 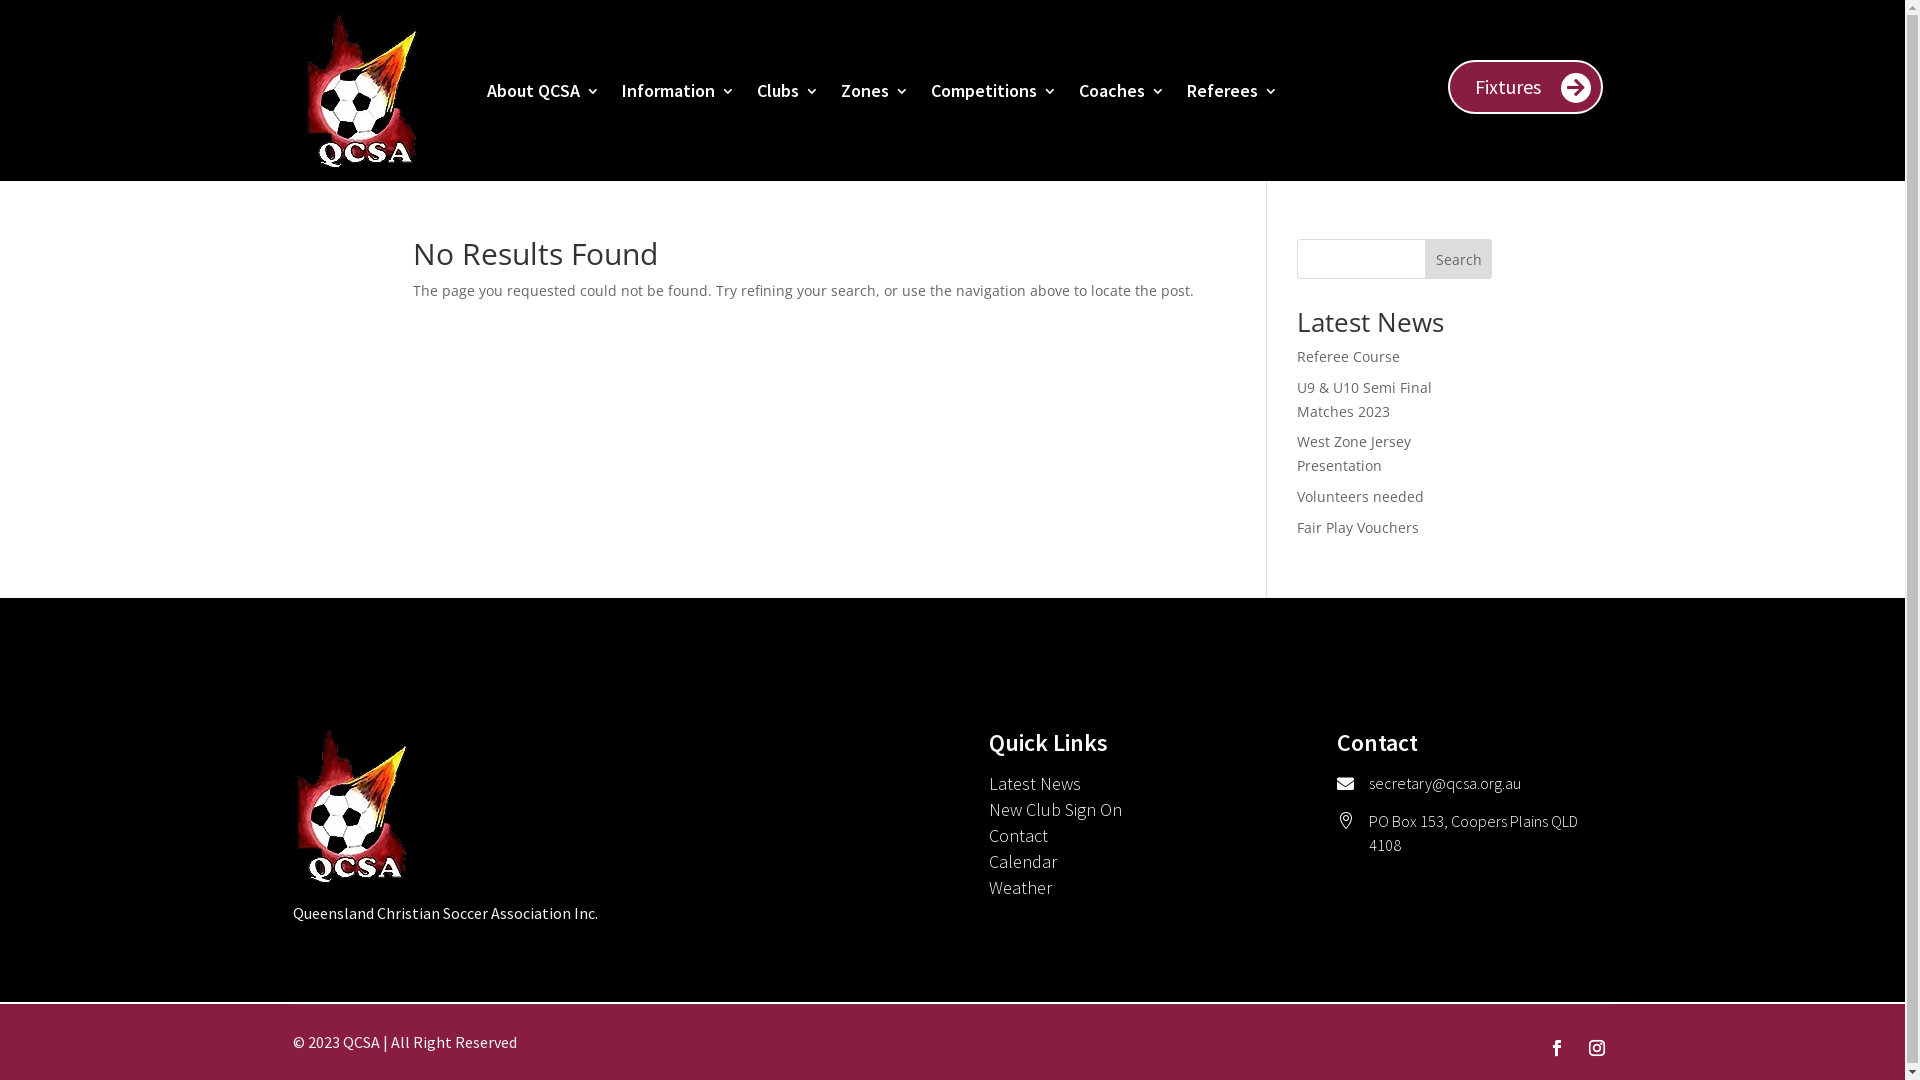 I want to click on 'QCSA Logo No Tagline', so click(x=351, y=804).